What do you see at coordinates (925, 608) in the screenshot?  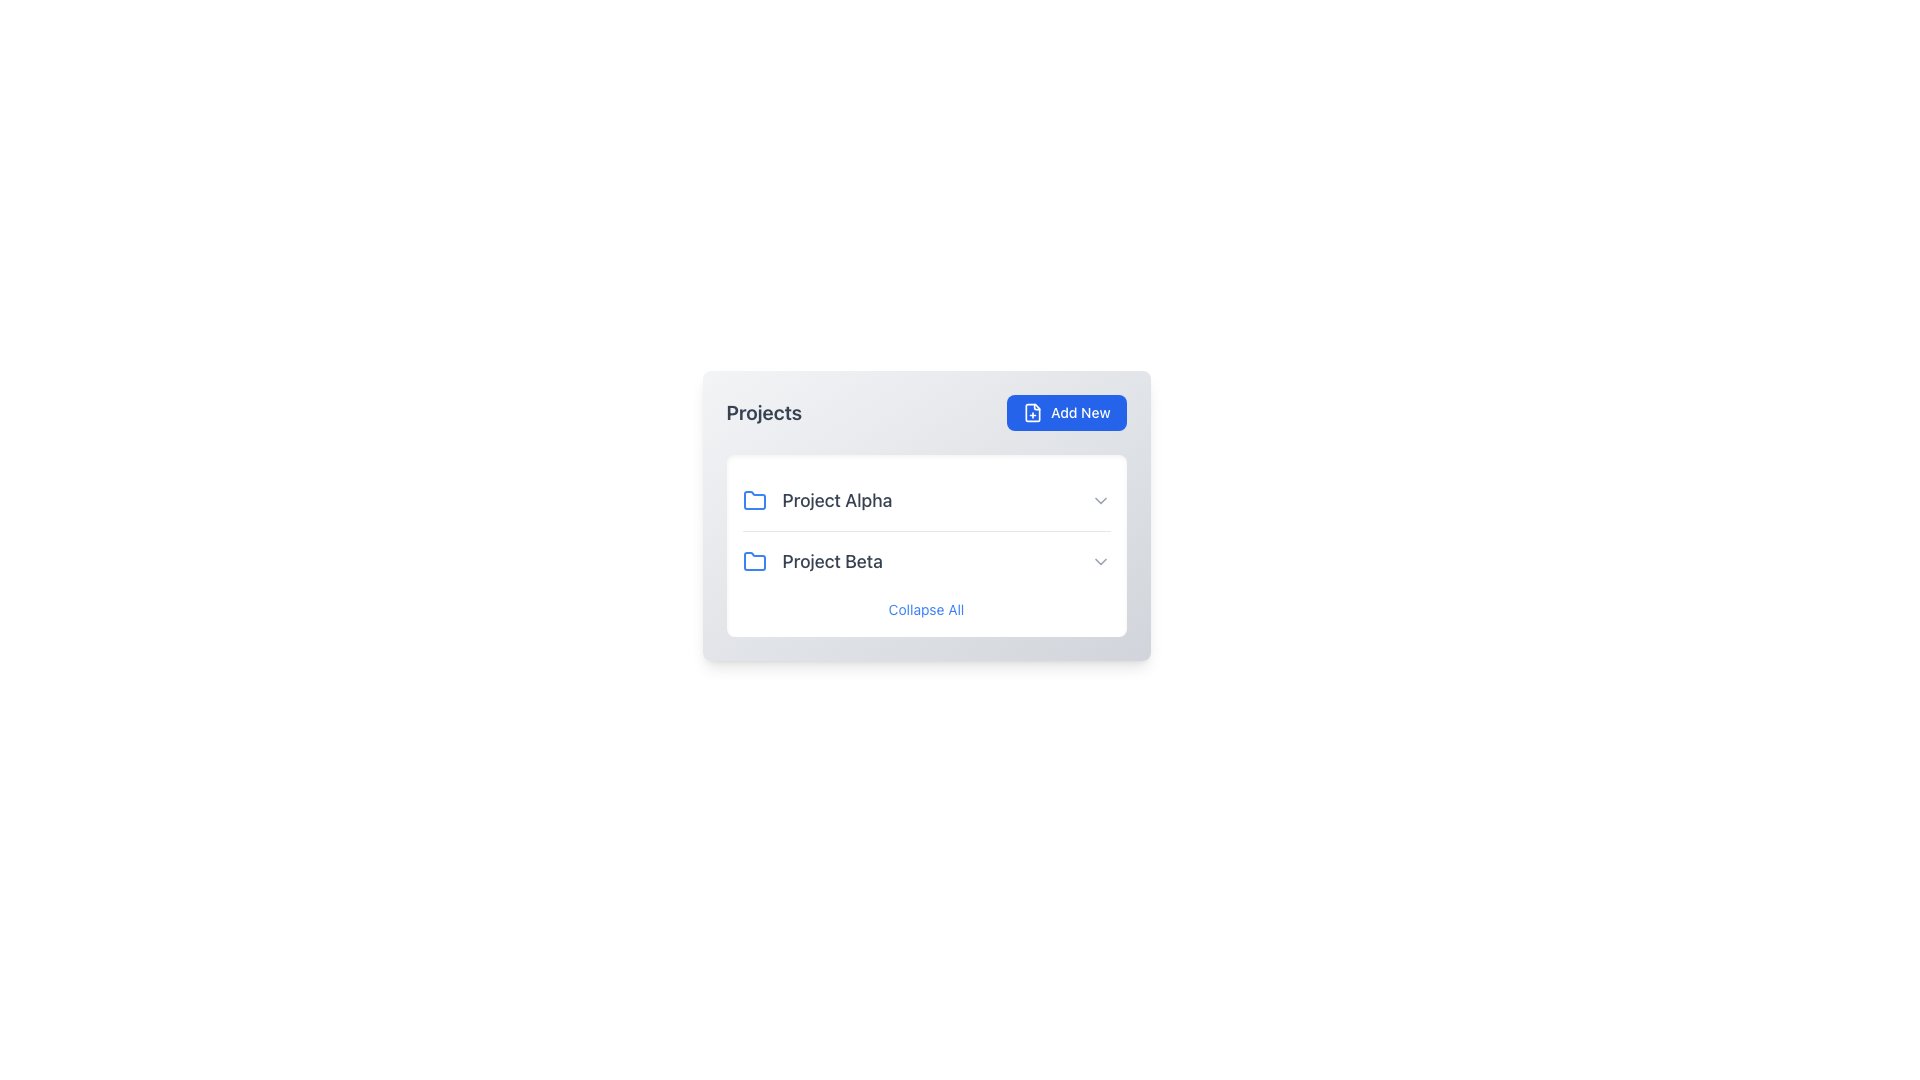 I see `the Interactive Link Text at the bottom of the 'Projects' section` at bounding box center [925, 608].